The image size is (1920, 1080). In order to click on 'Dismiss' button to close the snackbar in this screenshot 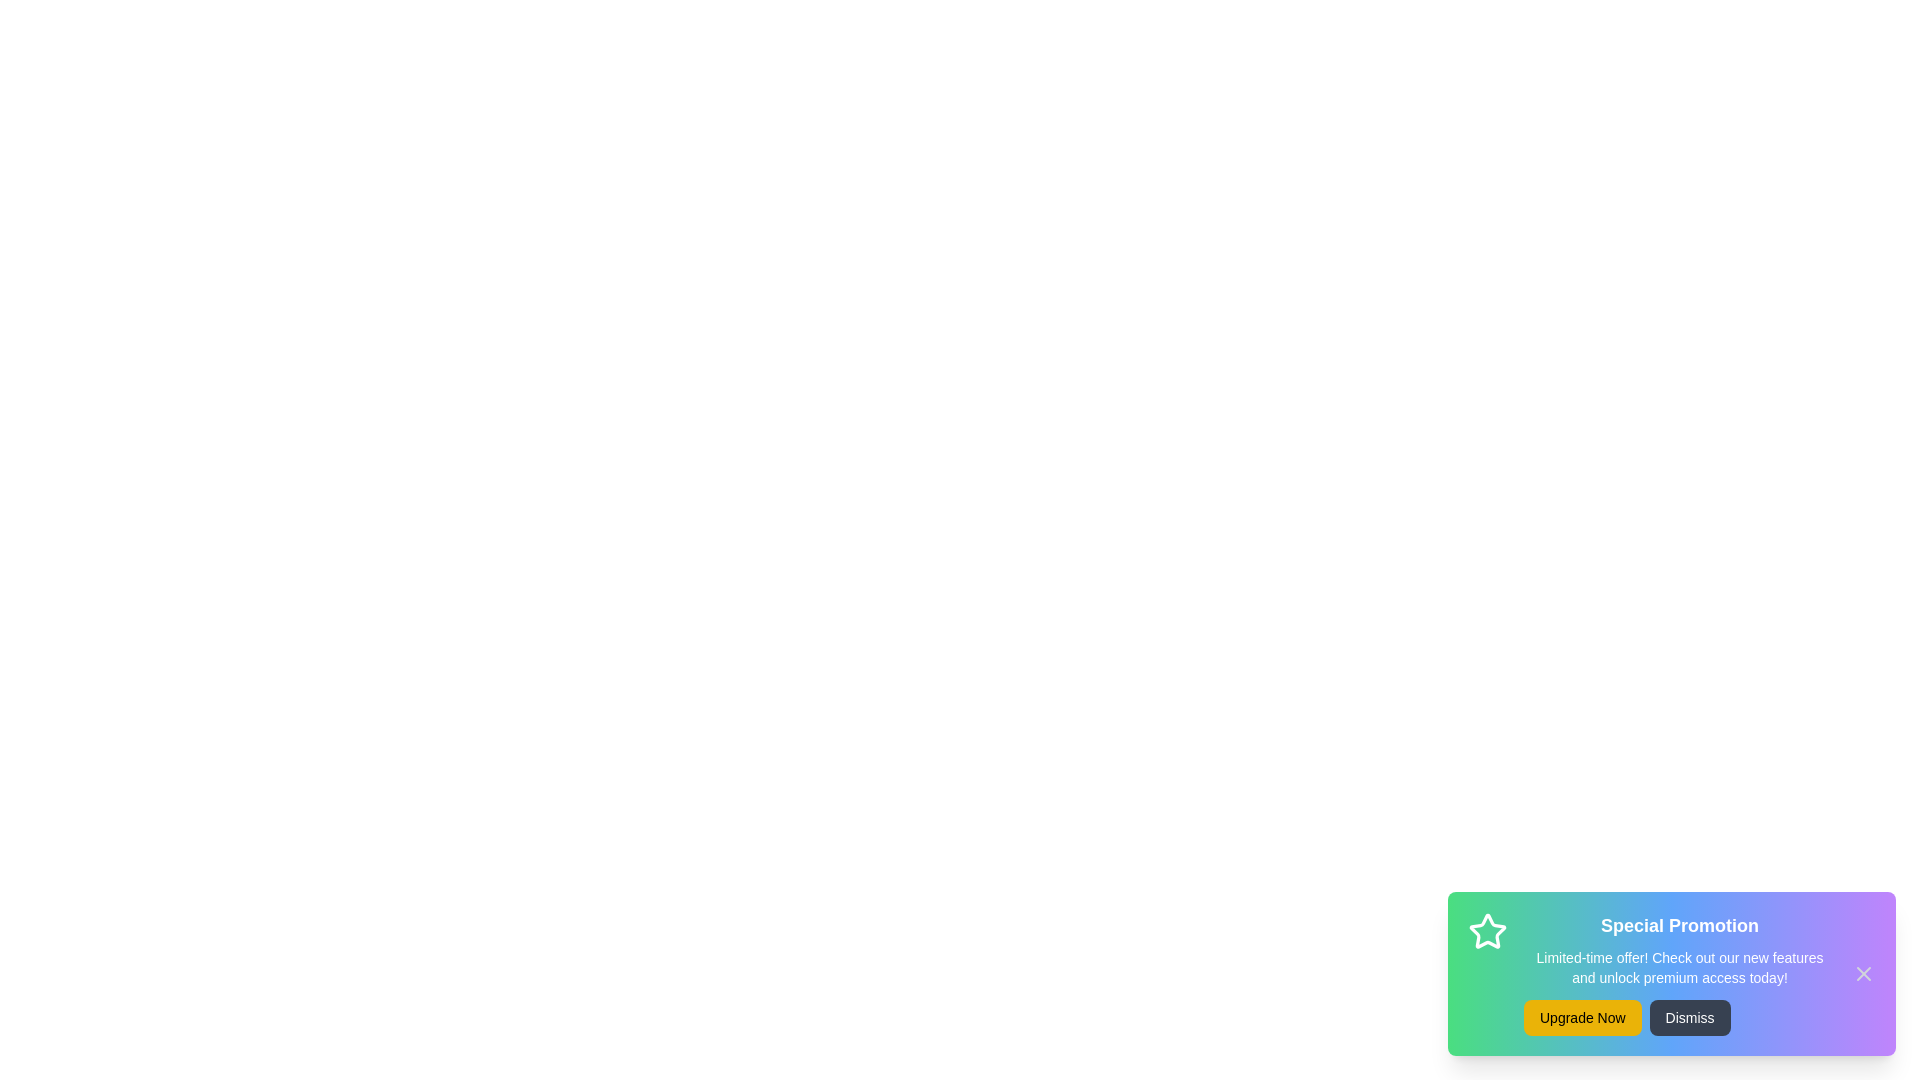, I will do `click(1688, 1018)`.